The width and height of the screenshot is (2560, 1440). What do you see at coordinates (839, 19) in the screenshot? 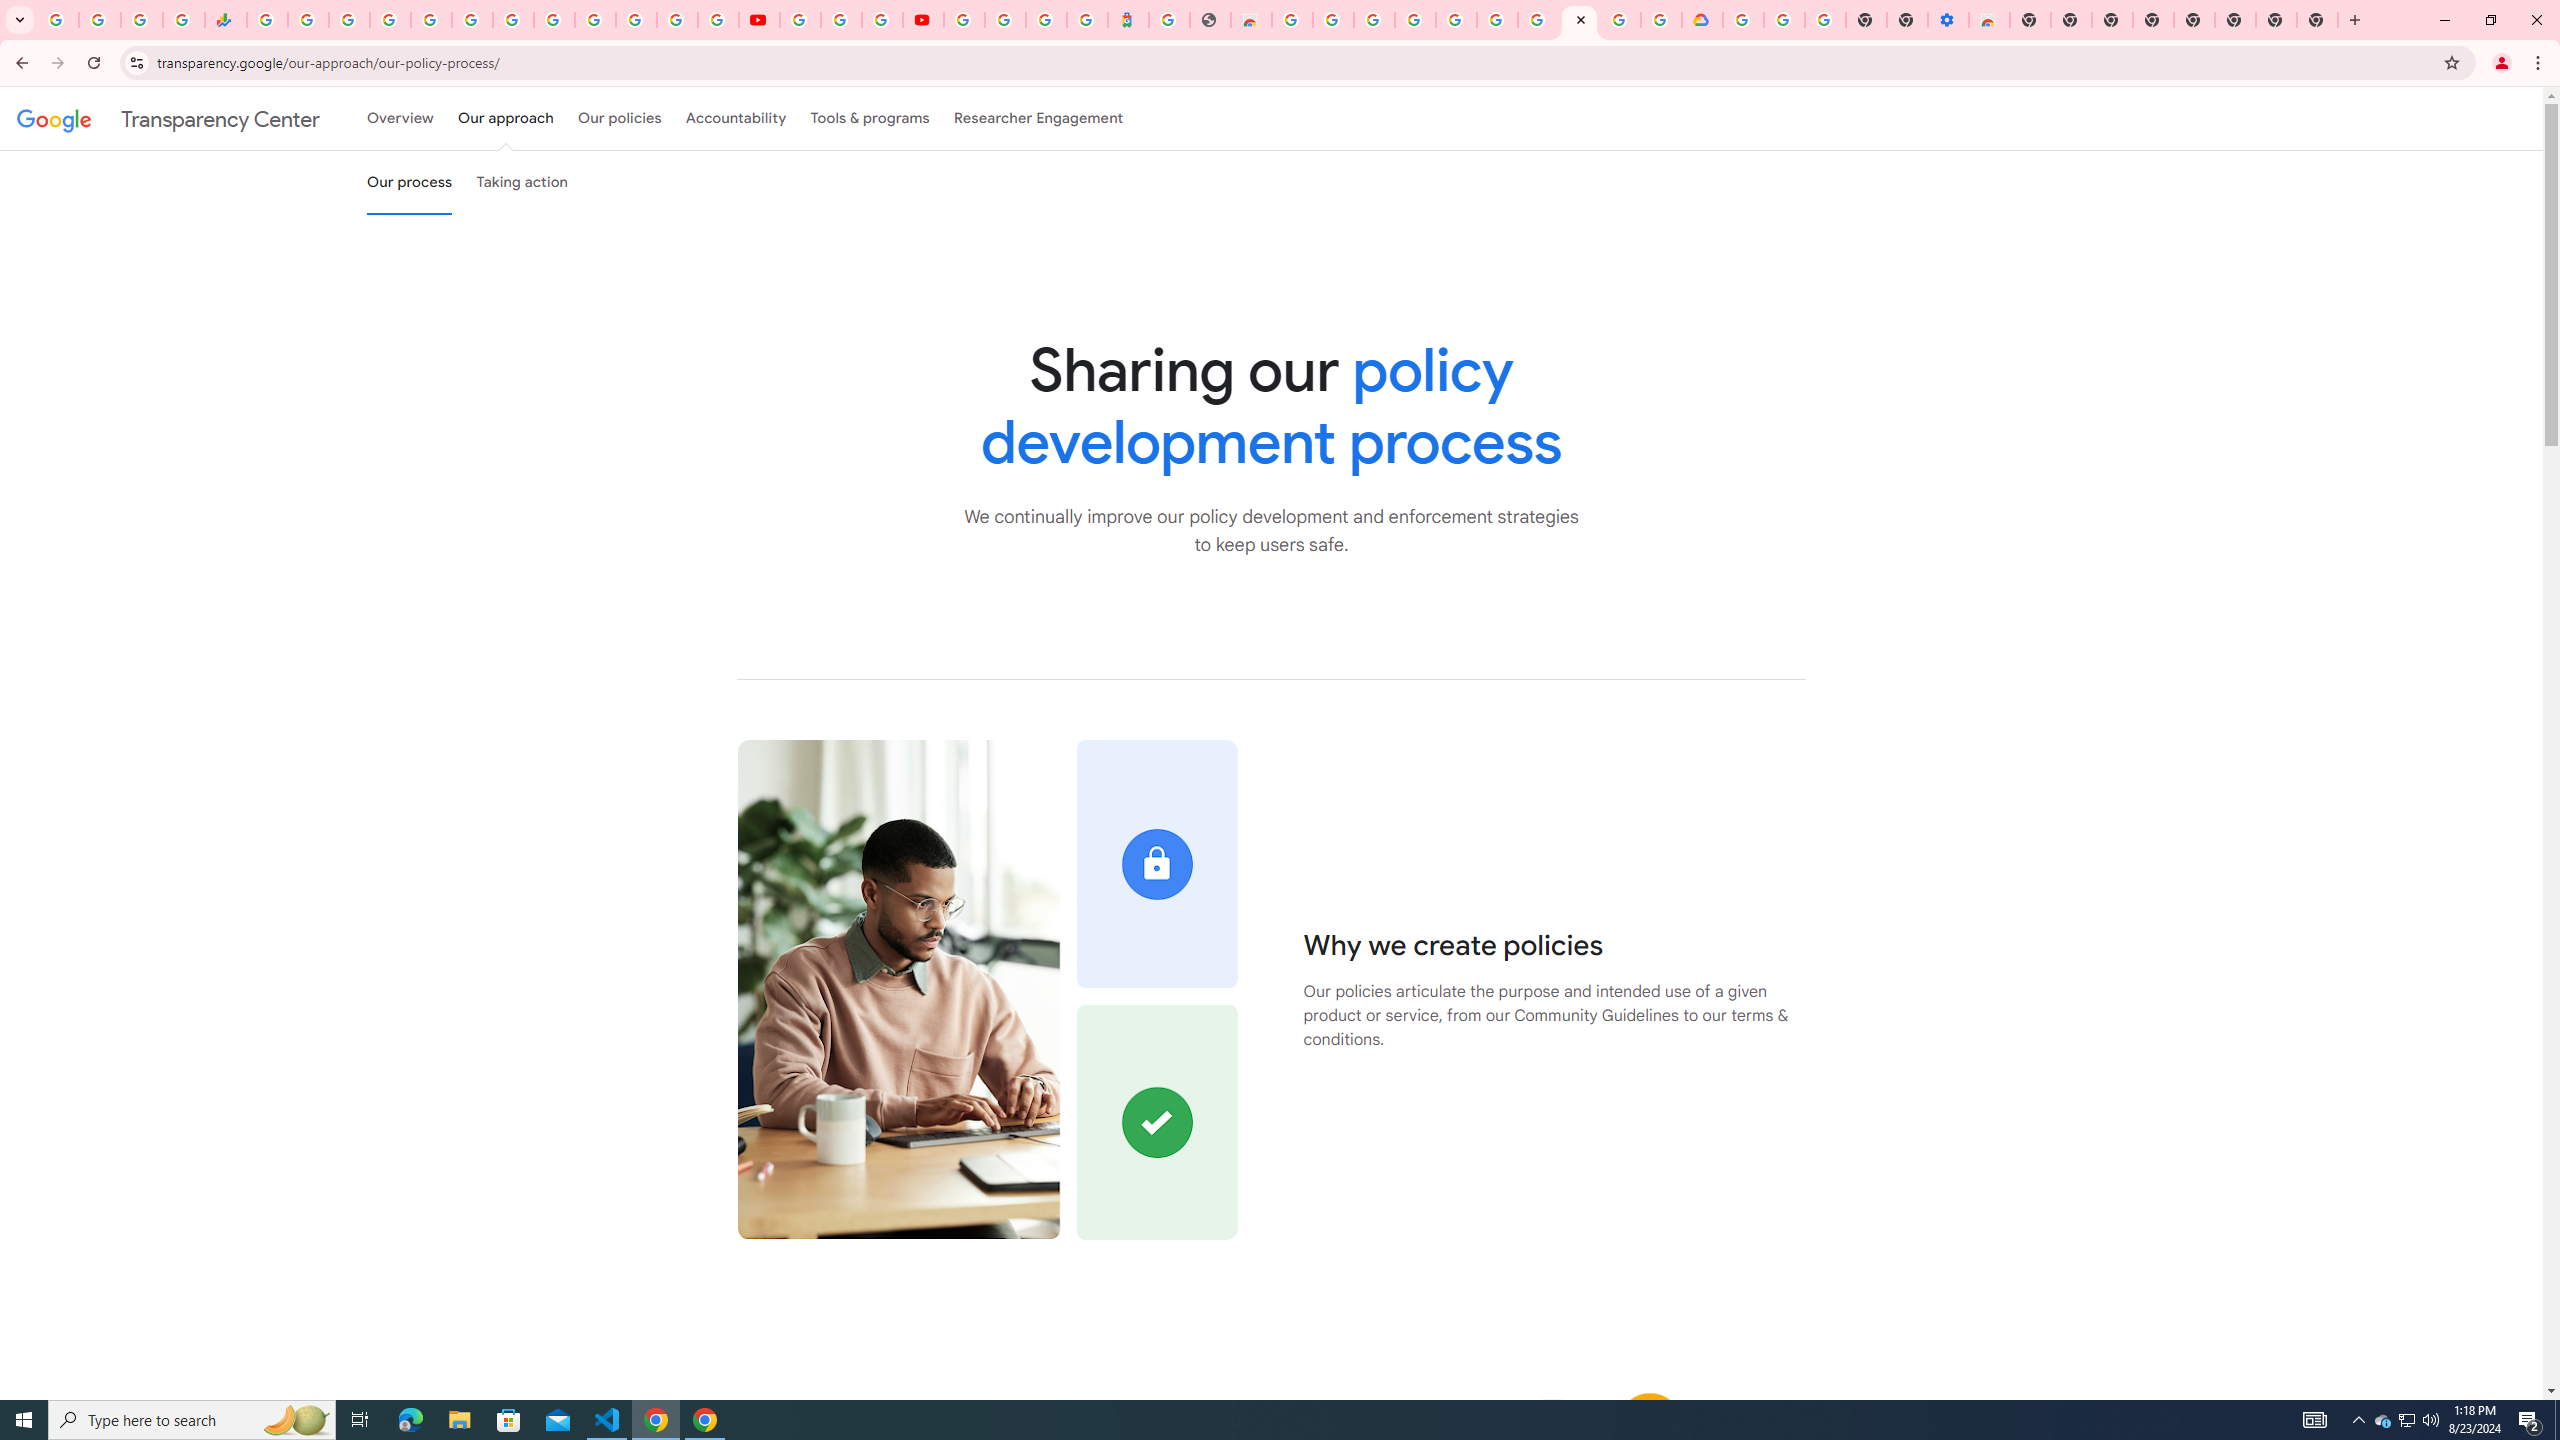
I see `'Google Account Help'` at bounding box center [839, 19].